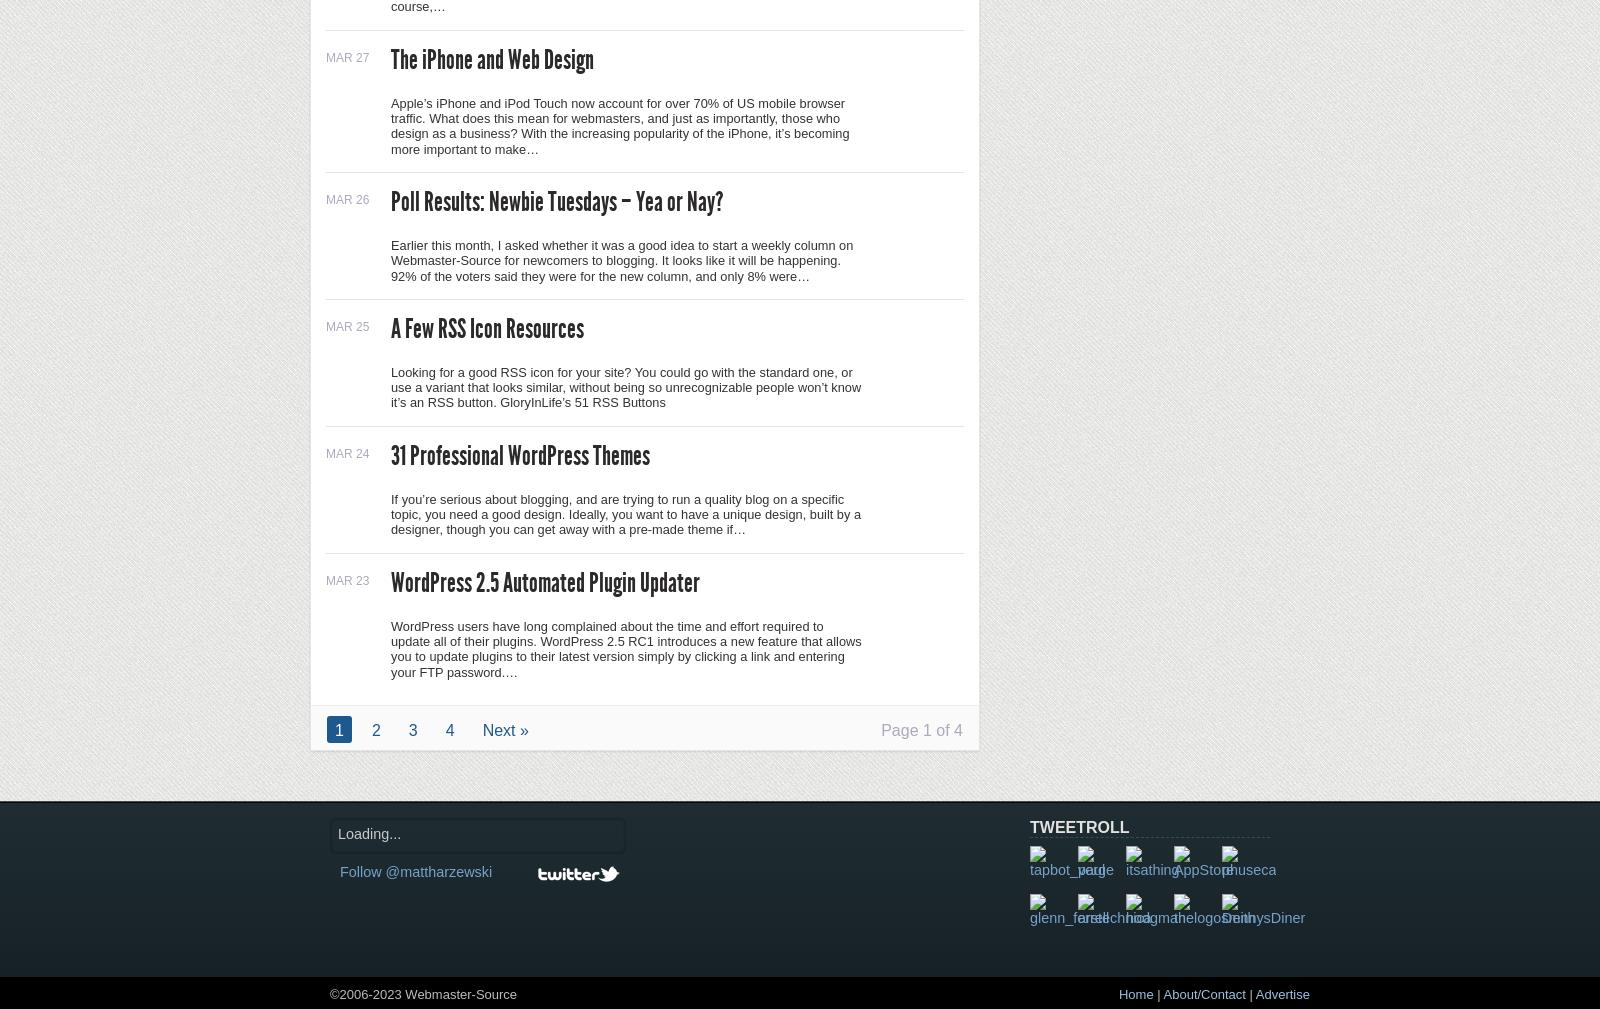 The height and width of the screenshot is (1009, 1600). I want to click on 'Poll Results: Newbie Tuesdays – Yea or Nay?', so click(556, 199).